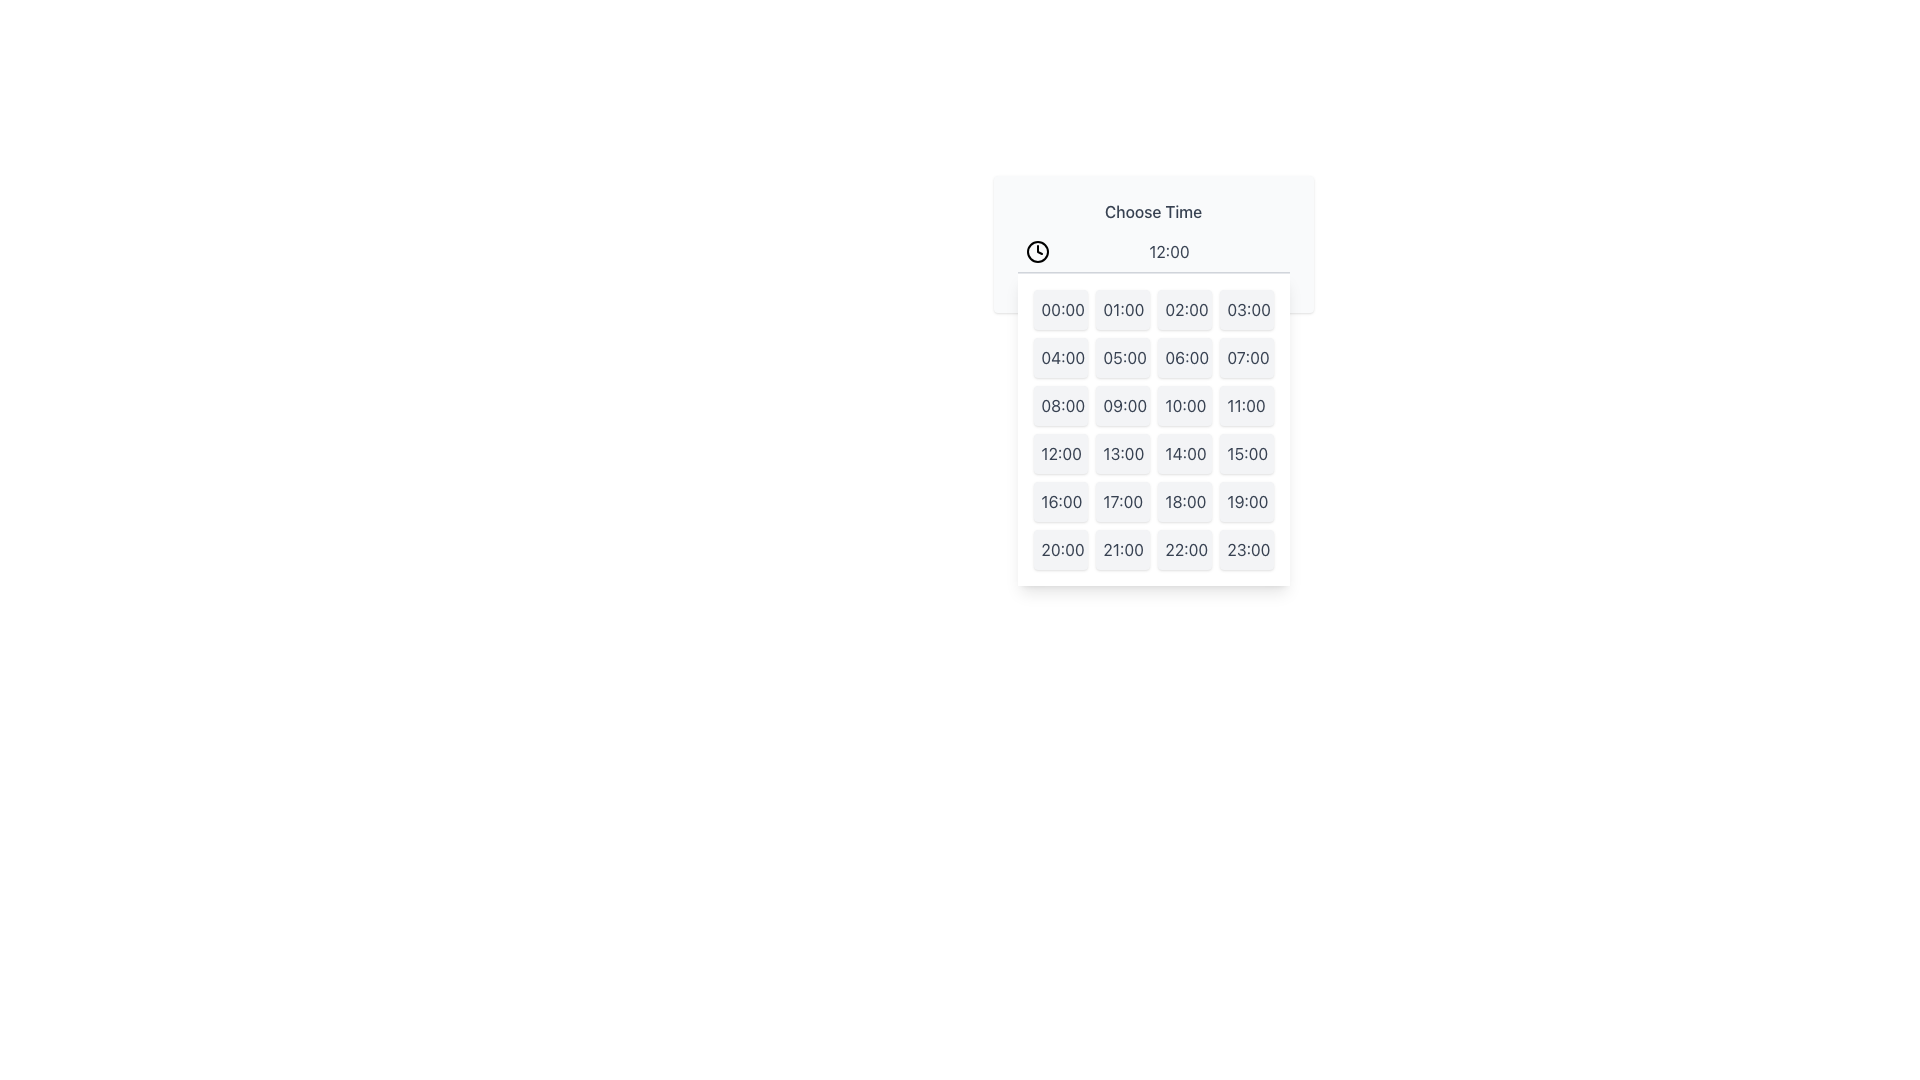 This screenshot has height=1080, width=1920. I want to click on the rectangular button displaying '12:00' to trigger the hover effect, so click(1059, 454).